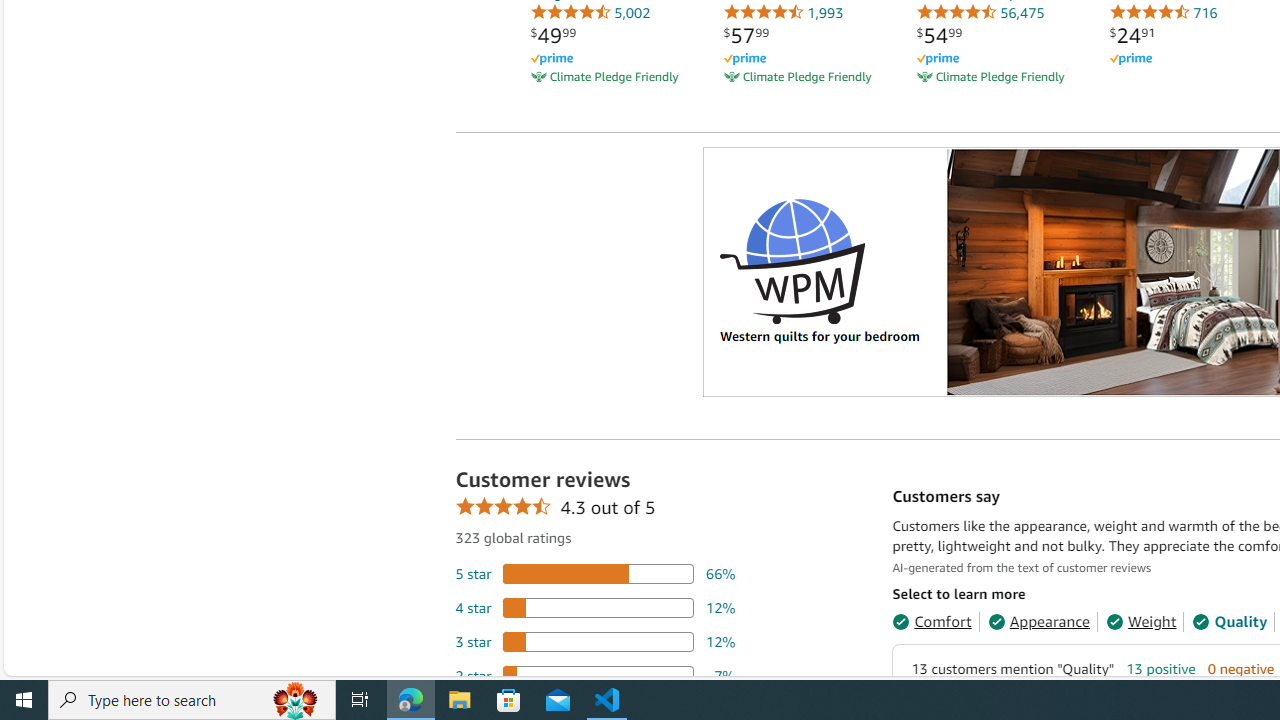 Image resolution: width=1280 pixels, height=720 pixels. What do you see at coordinates (745, 35) in the screenshot?
I see `'$57.99'` at bounding box center [745, 35].